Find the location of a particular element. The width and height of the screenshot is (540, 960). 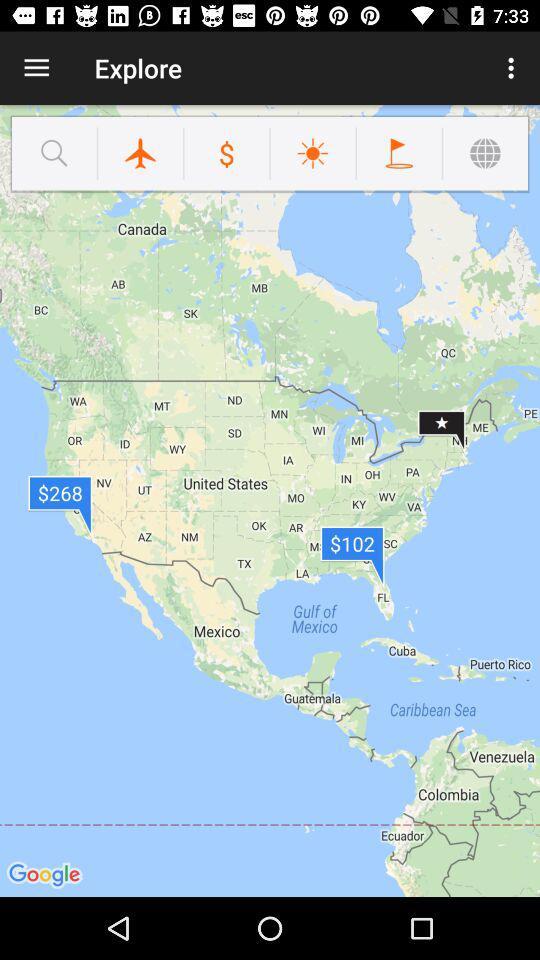

icon at the center is located at coordinates (270, 500).